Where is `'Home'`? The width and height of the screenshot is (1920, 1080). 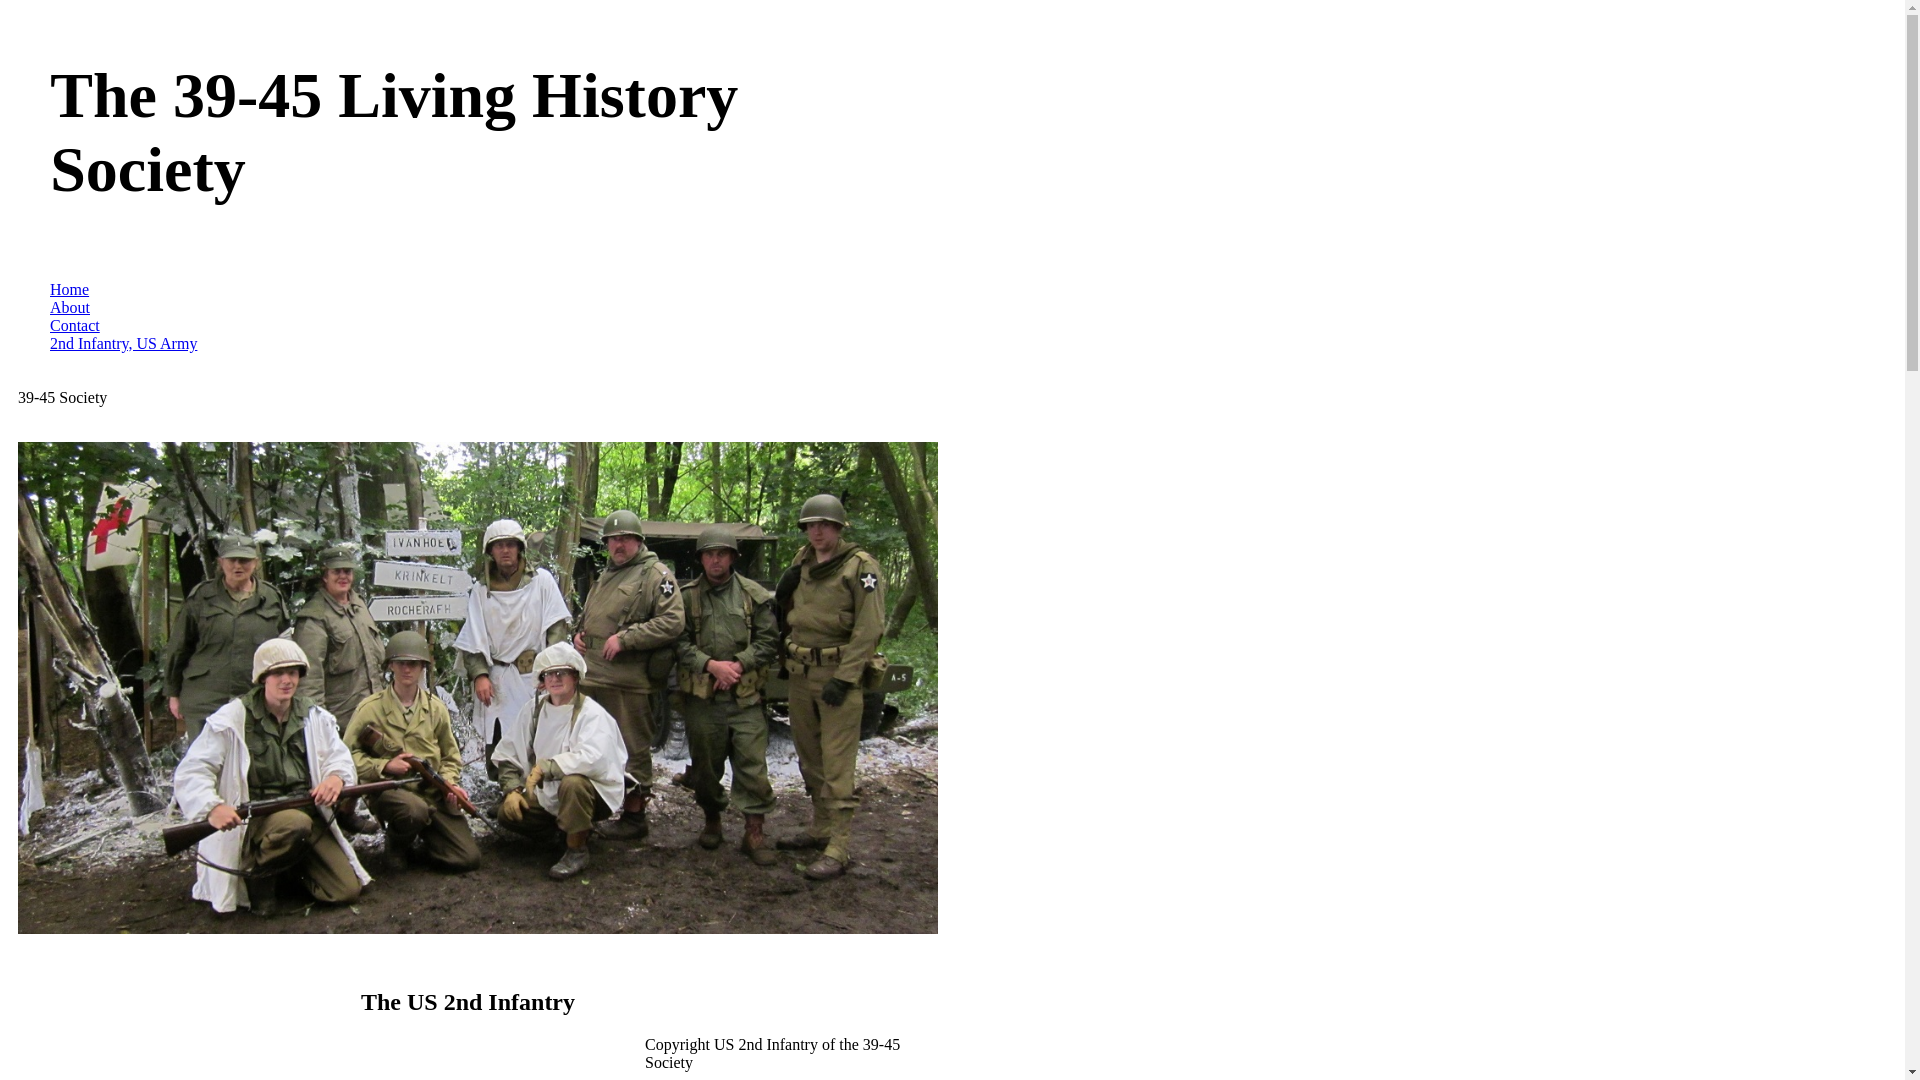 'Home' is located at coordinates (69, 289).